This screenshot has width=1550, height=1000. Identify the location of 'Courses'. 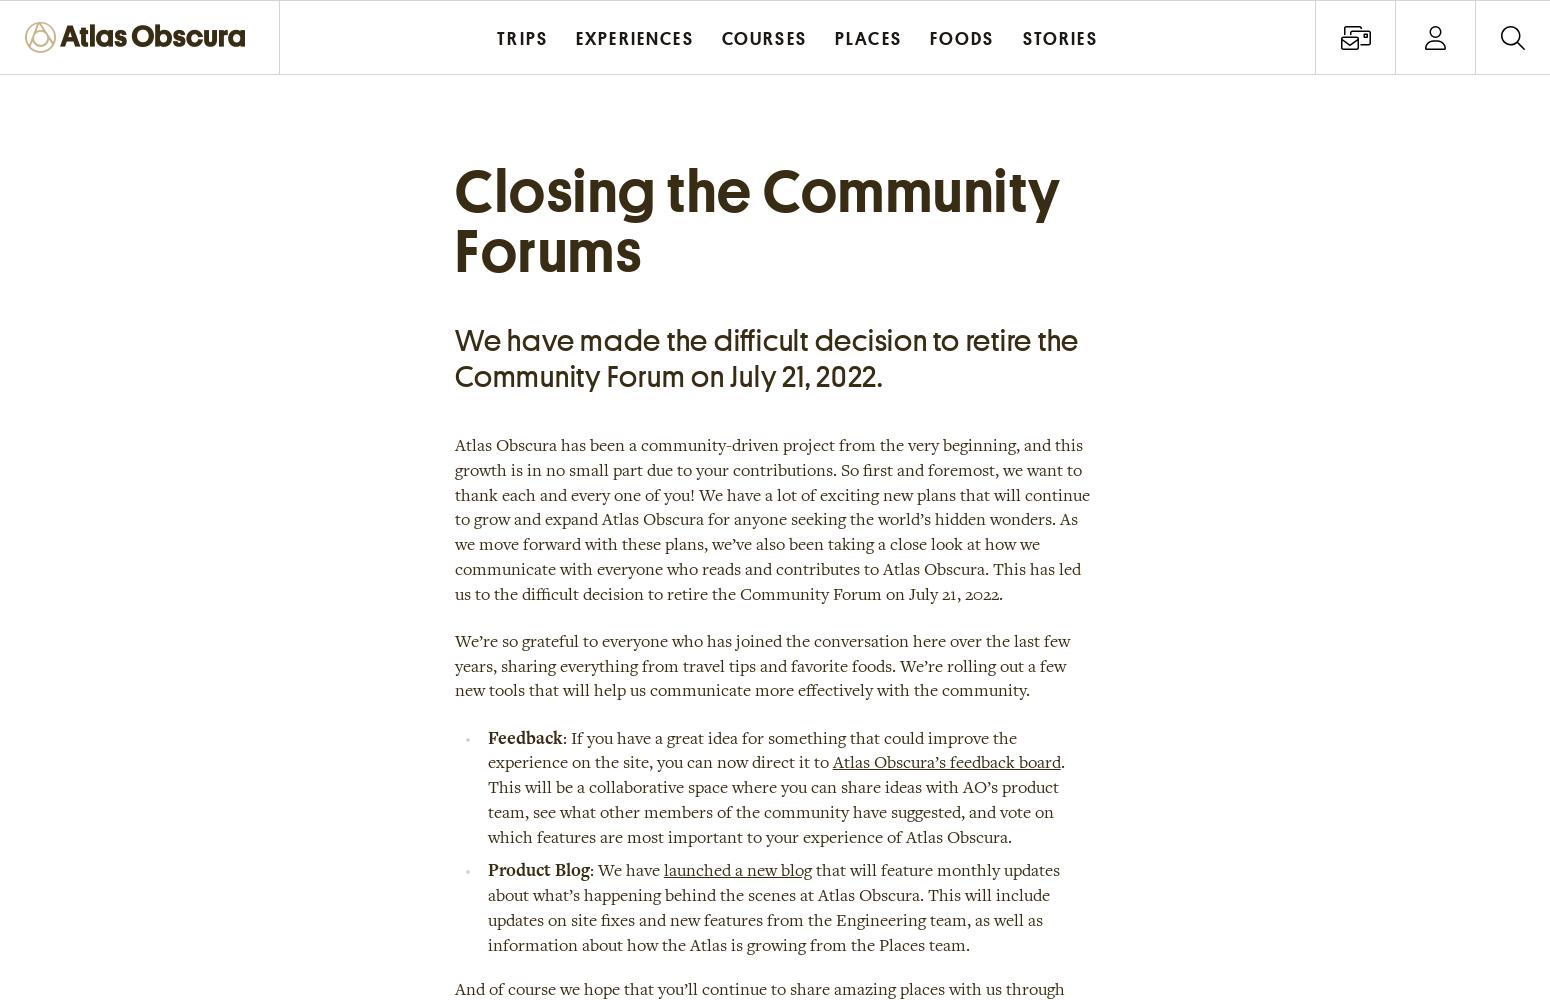
(763, 38).